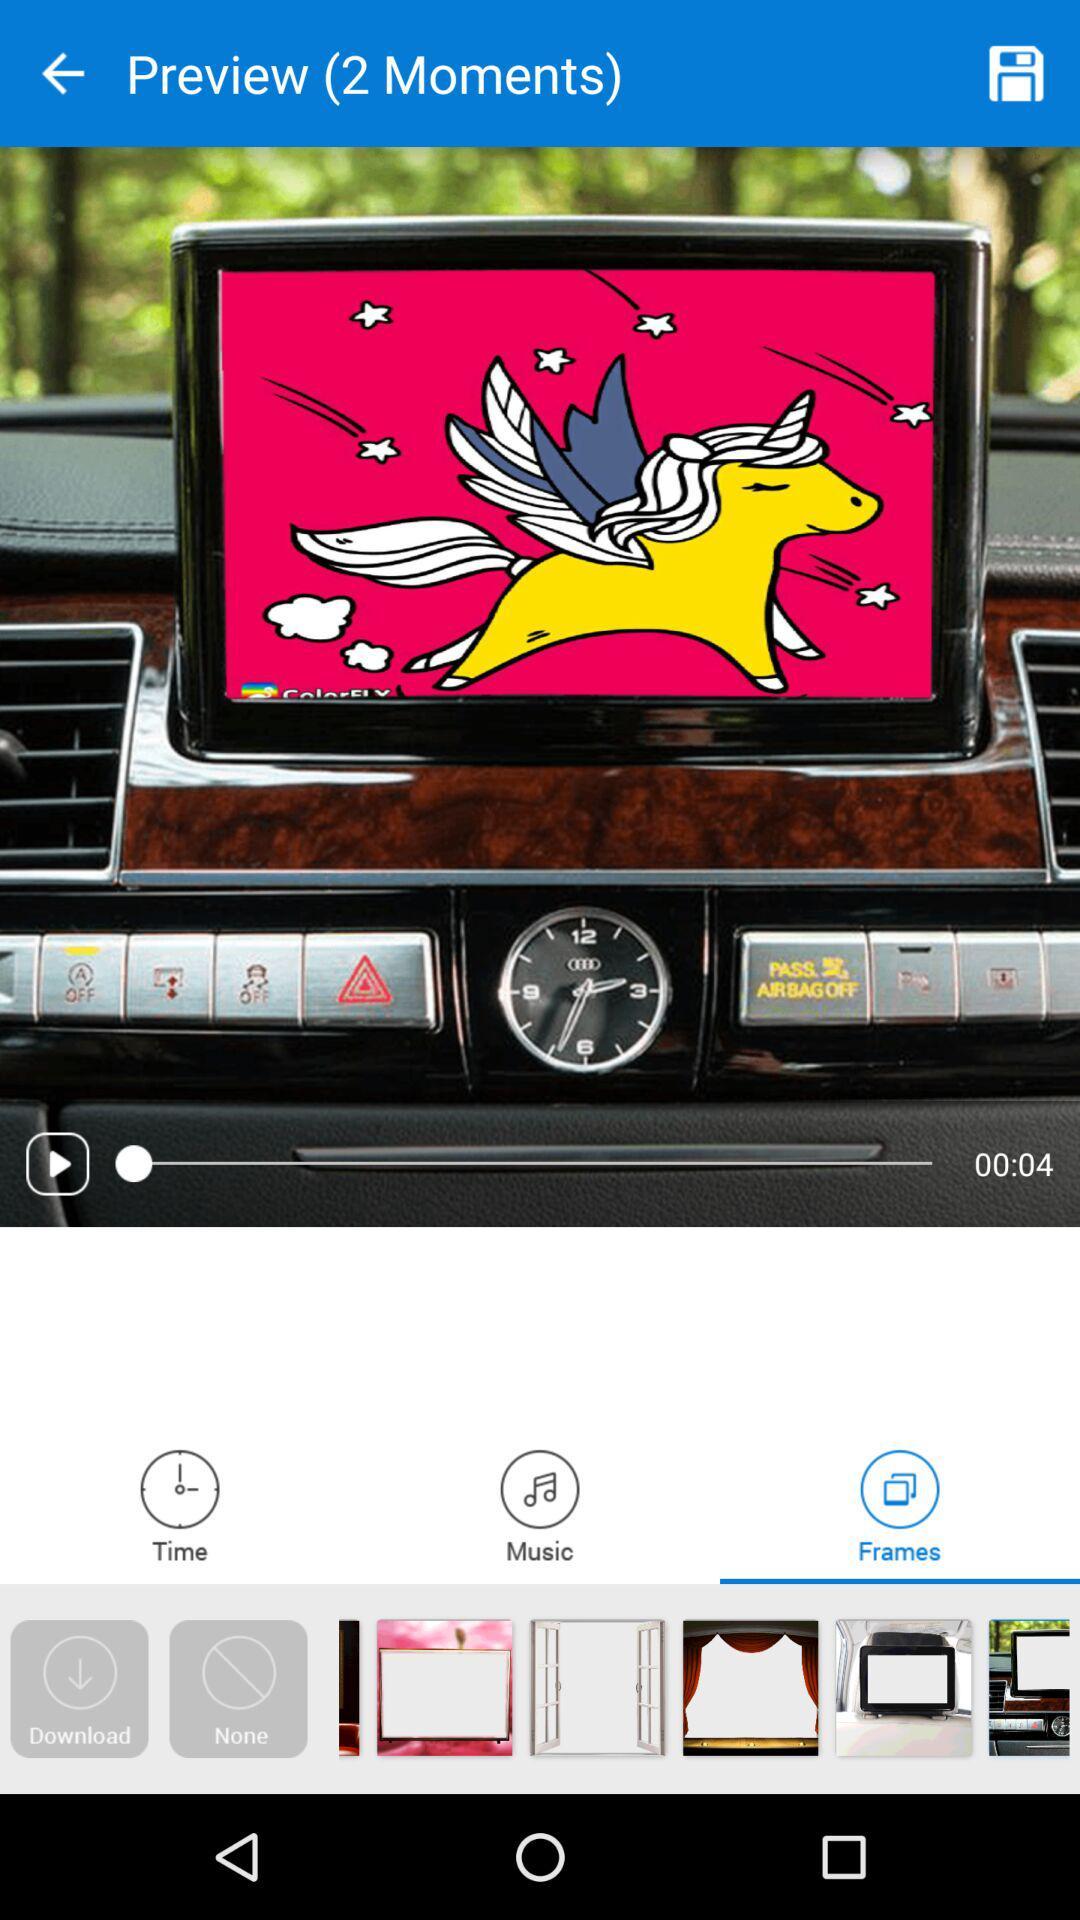 Image resolution: width=1080 pixels, height=1920 pixels. What do you see at coordinates (180, 1505) in the screenshot?
I see `the microphone icon` at bounding box center [180, 1505].